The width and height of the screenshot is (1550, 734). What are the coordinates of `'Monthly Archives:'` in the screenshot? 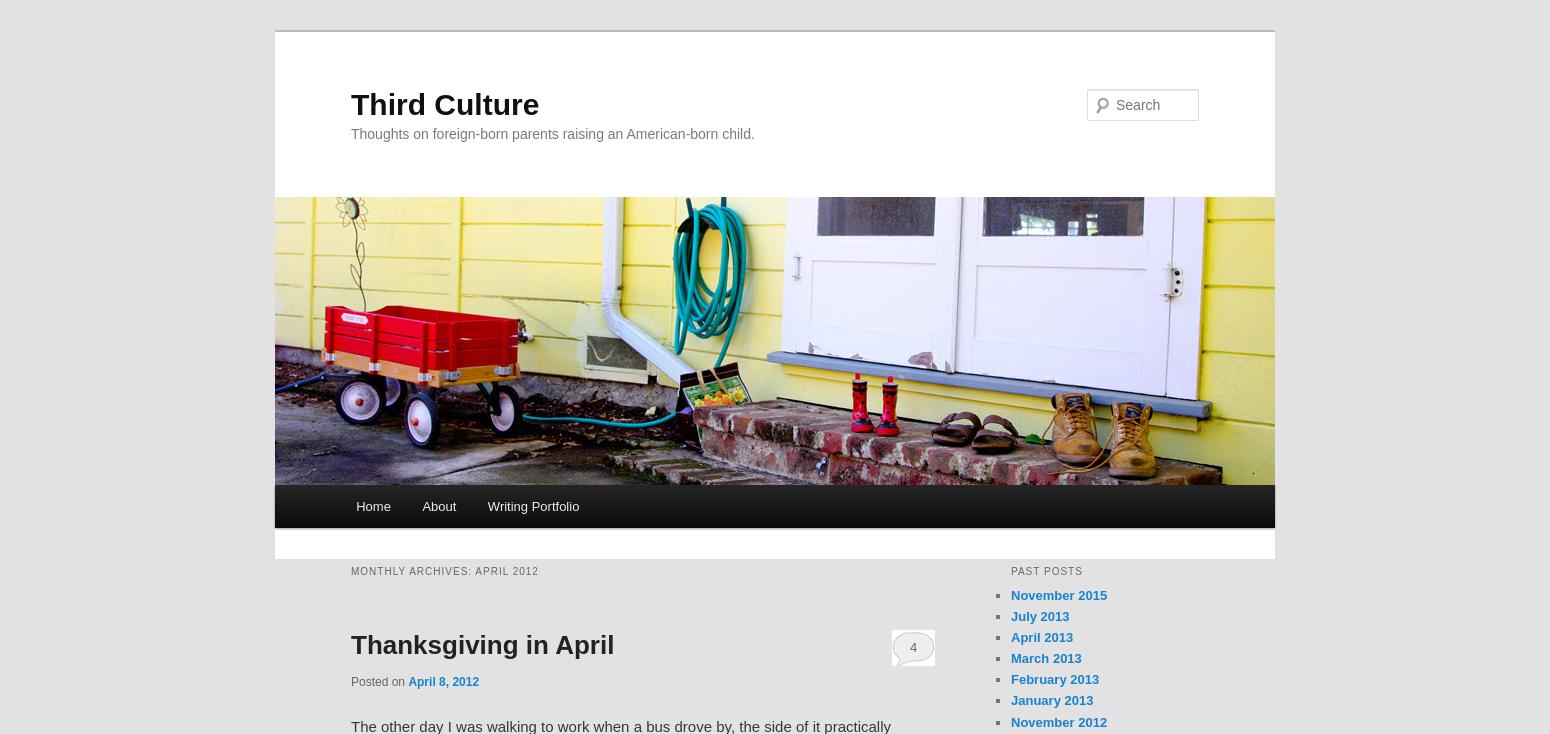 It's located at (413, 570).